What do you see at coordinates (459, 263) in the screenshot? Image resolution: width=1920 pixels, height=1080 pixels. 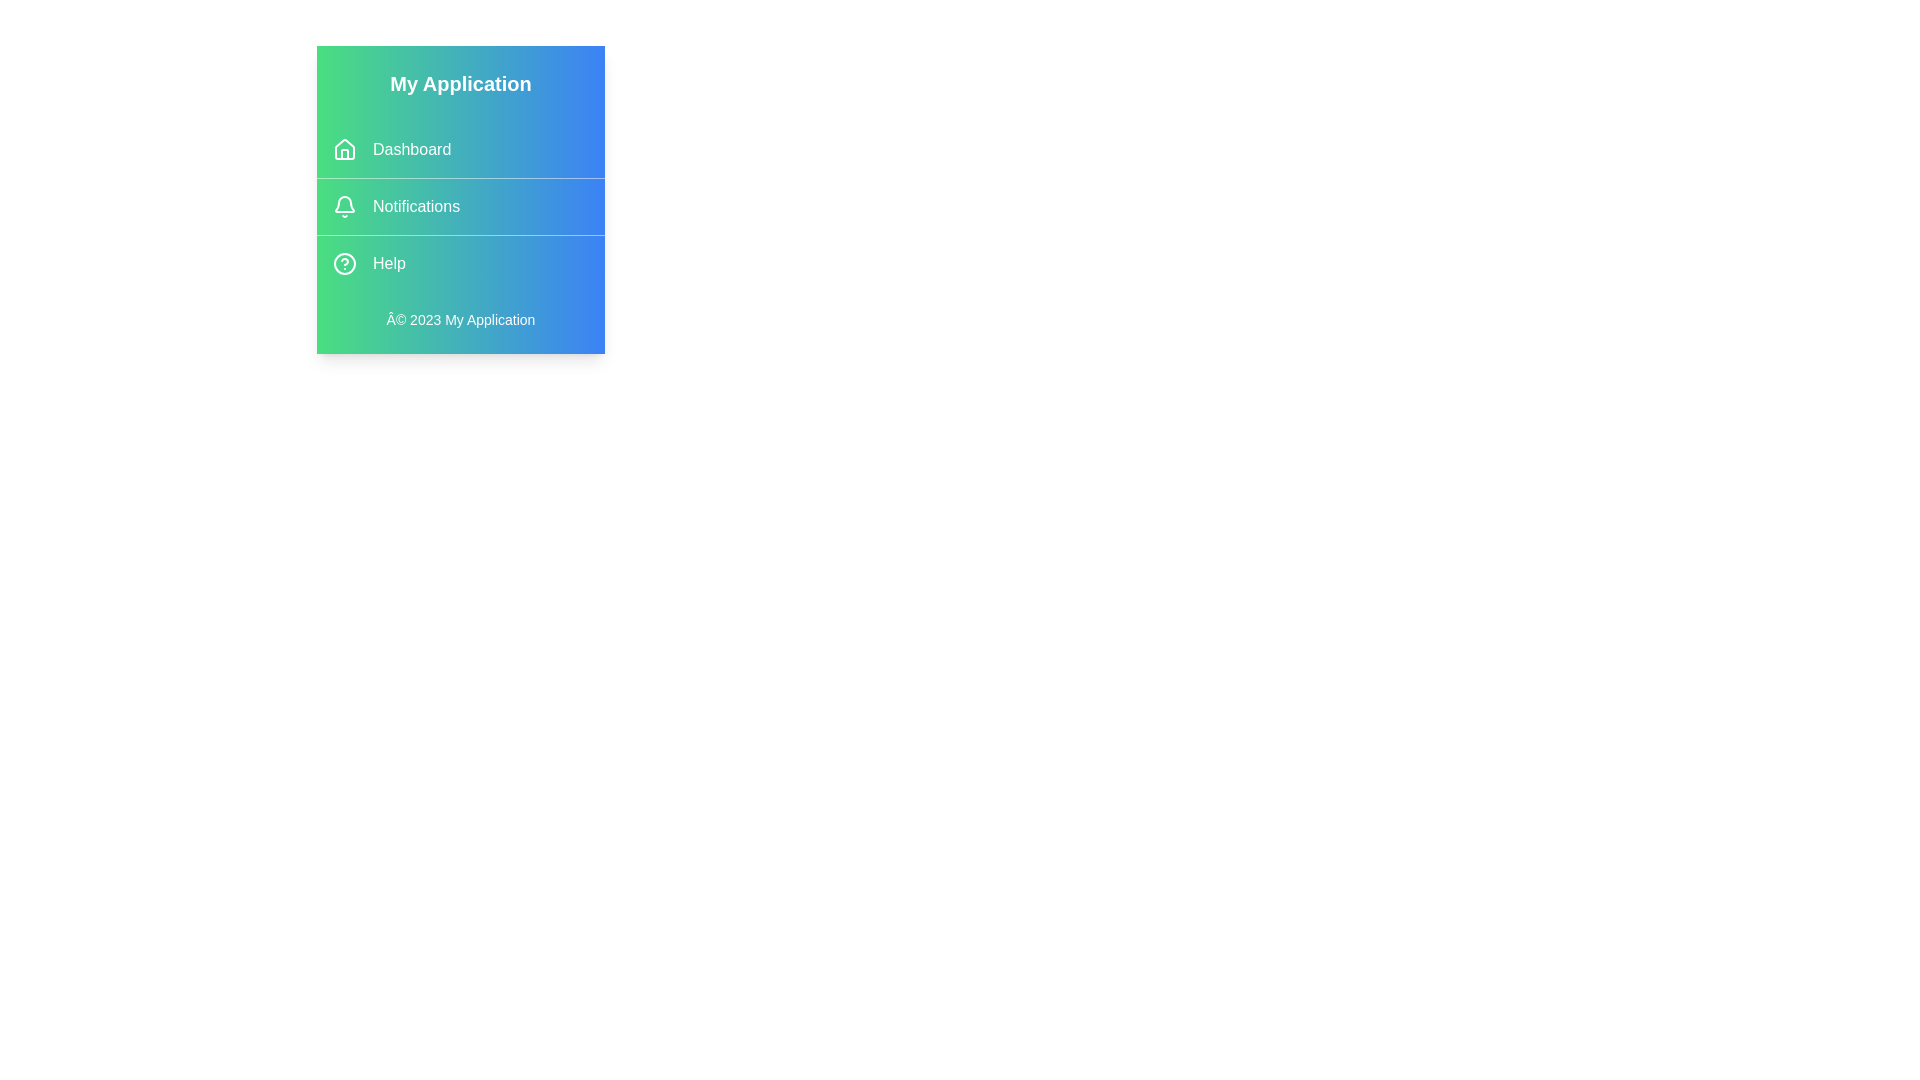 I see `the Help menu item to navigate to its section` at bounding box center [459, 263].